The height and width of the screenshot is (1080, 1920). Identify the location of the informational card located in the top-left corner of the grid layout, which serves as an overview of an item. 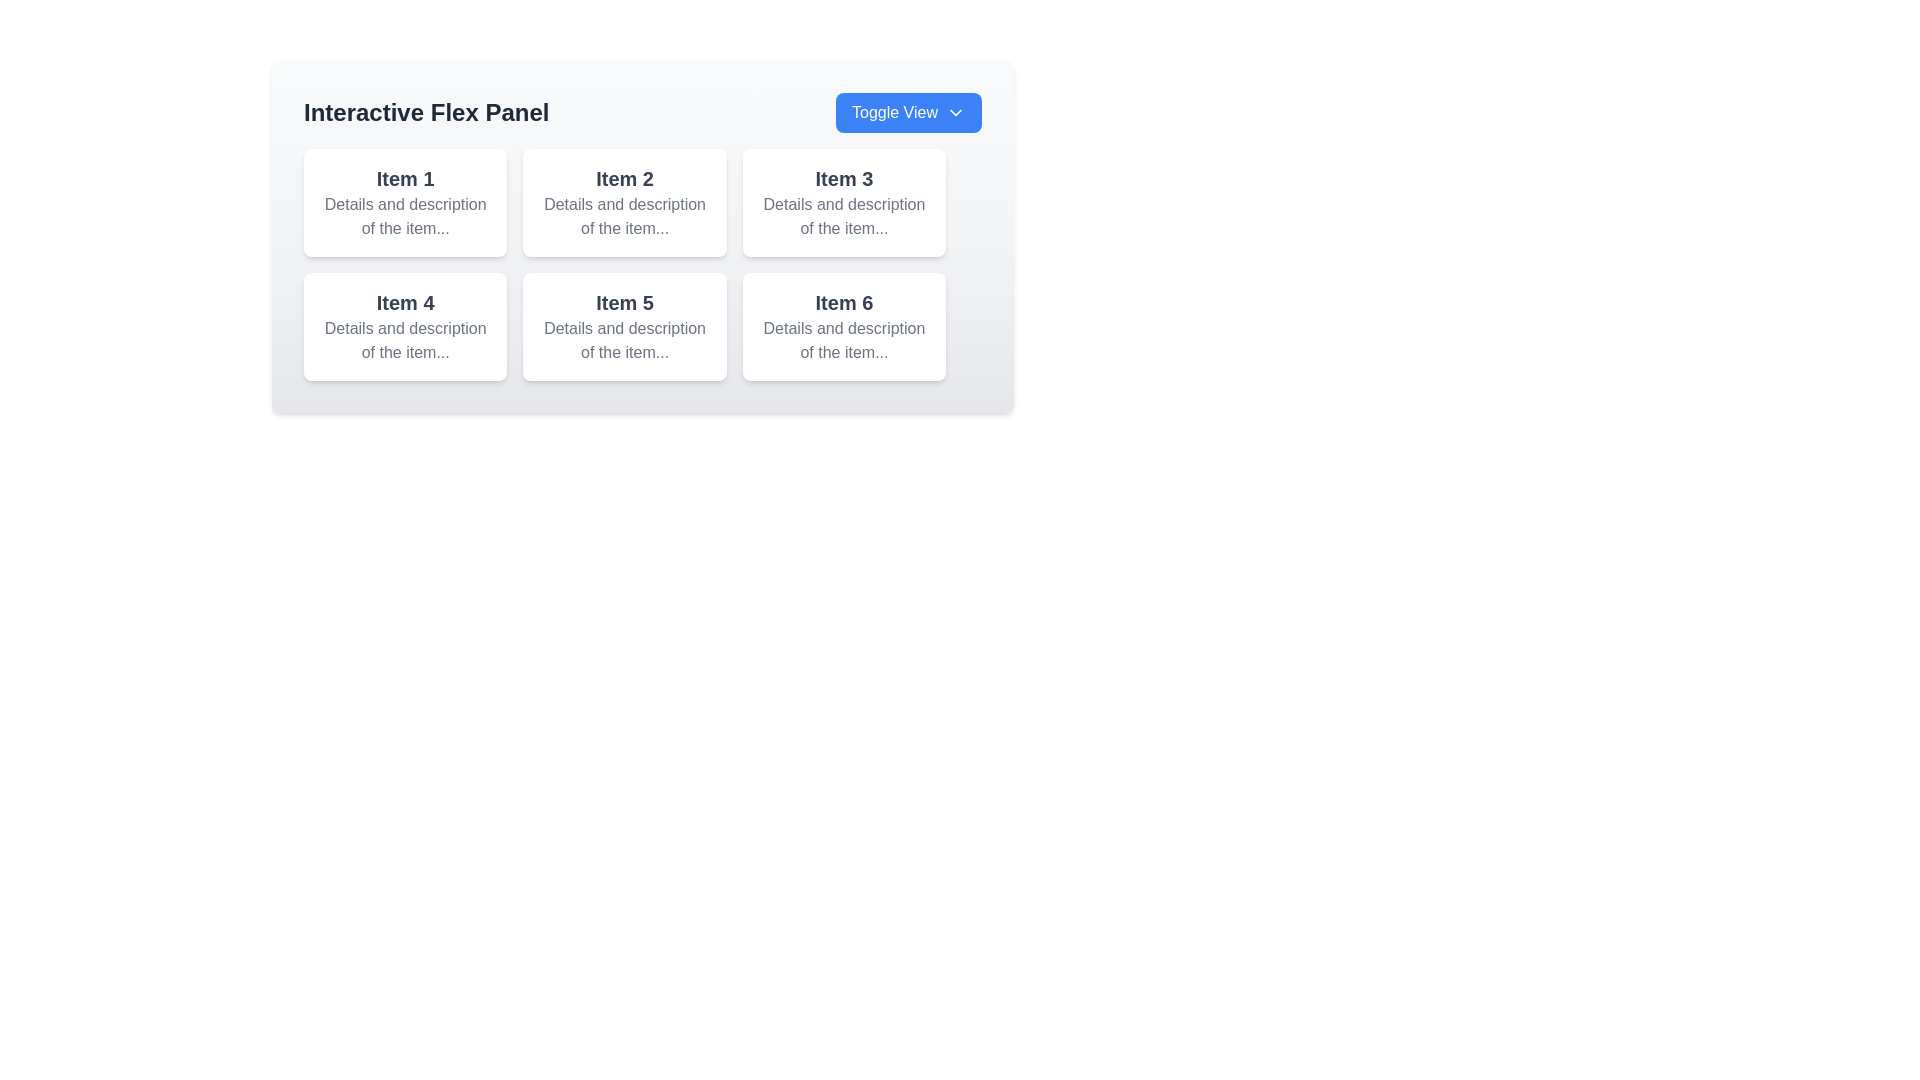
(404, 203).